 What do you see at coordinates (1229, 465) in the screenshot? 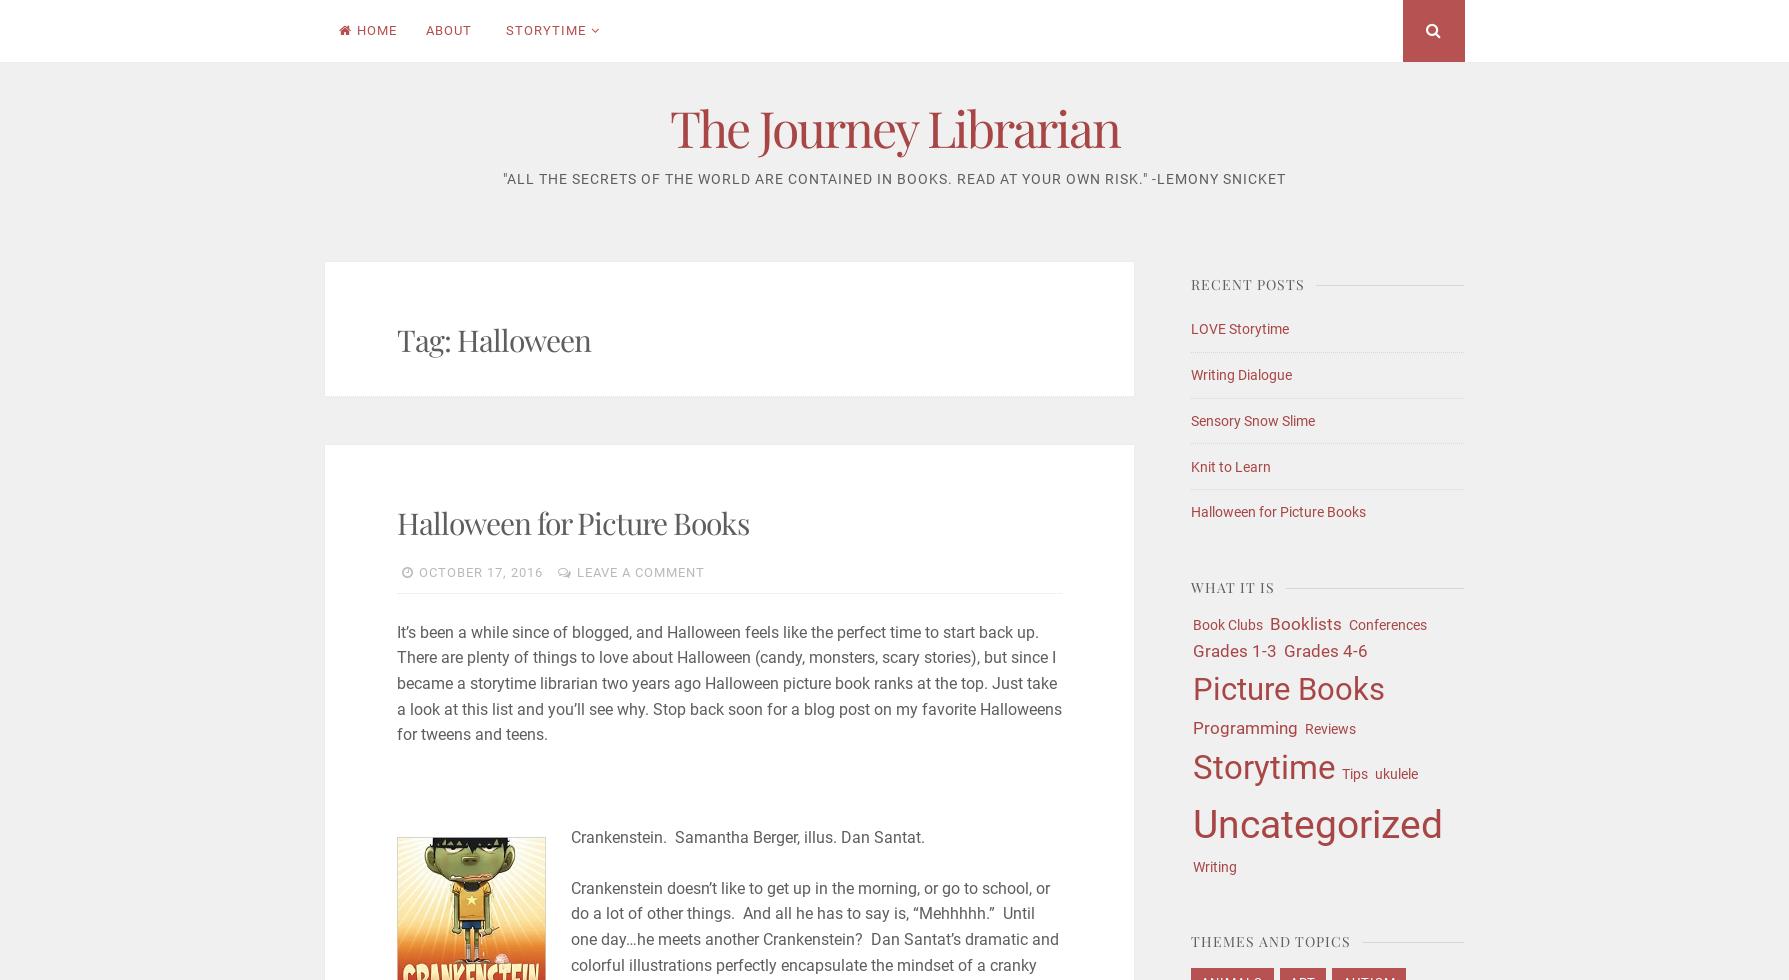
I see `'Knit to Learn'` at bounding box center [1229, 465].